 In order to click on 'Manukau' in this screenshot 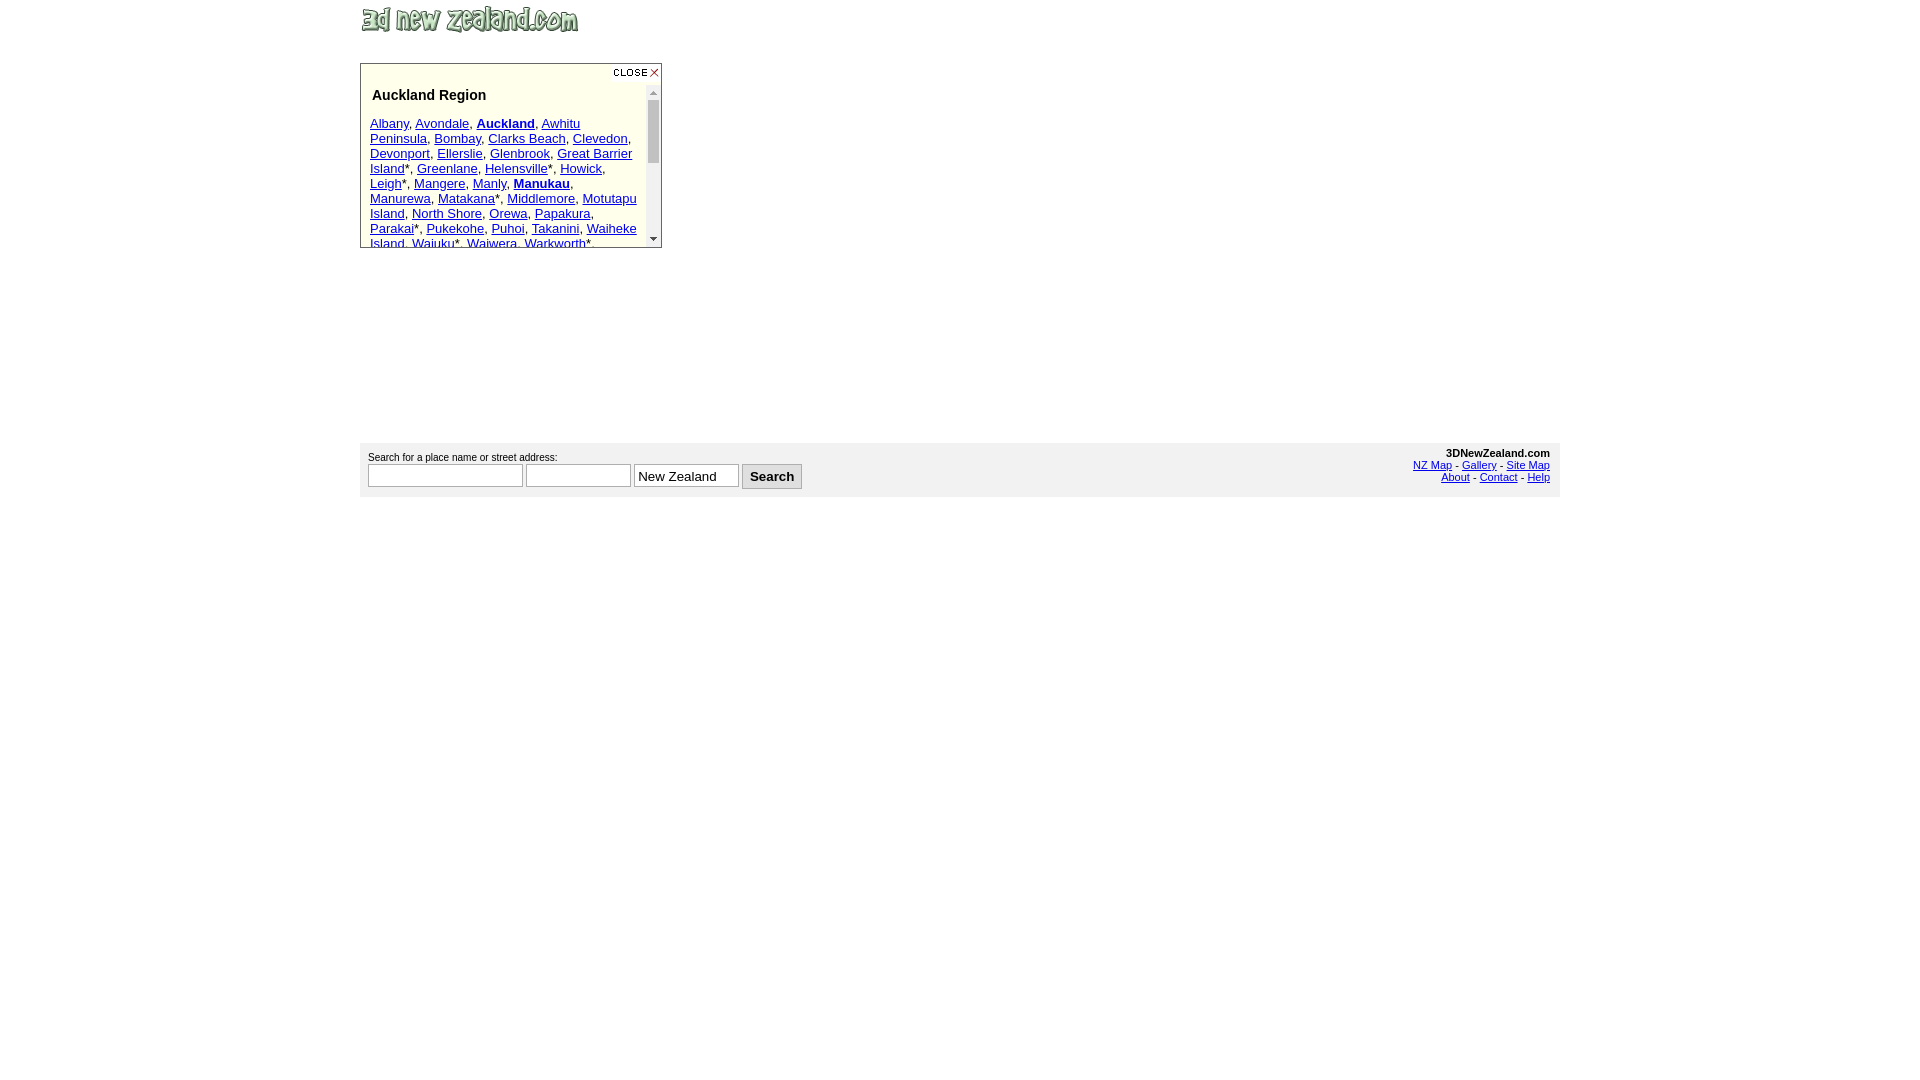, I will do `click(542, 183)`.